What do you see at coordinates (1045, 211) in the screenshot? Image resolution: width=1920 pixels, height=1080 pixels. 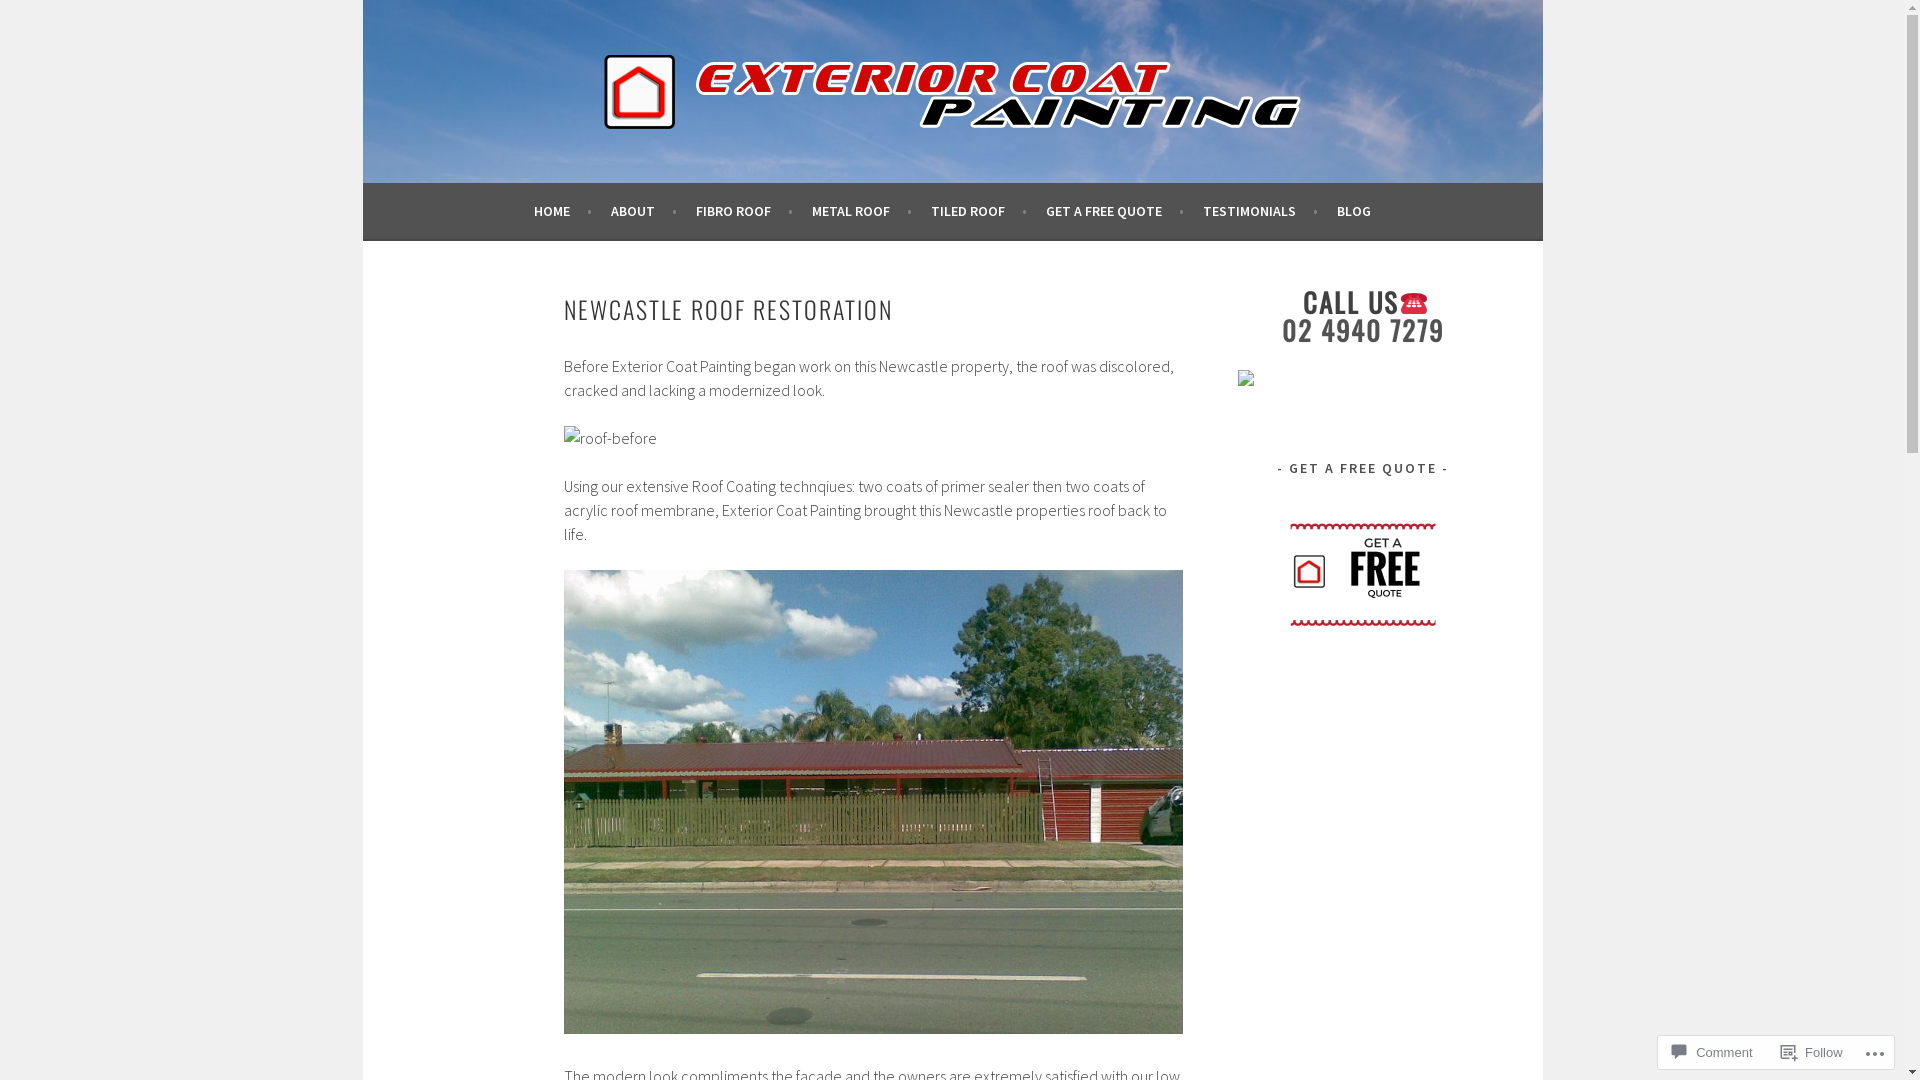 I see `'GET A FREE QUOTE'` at bounding box center [1045, 211].